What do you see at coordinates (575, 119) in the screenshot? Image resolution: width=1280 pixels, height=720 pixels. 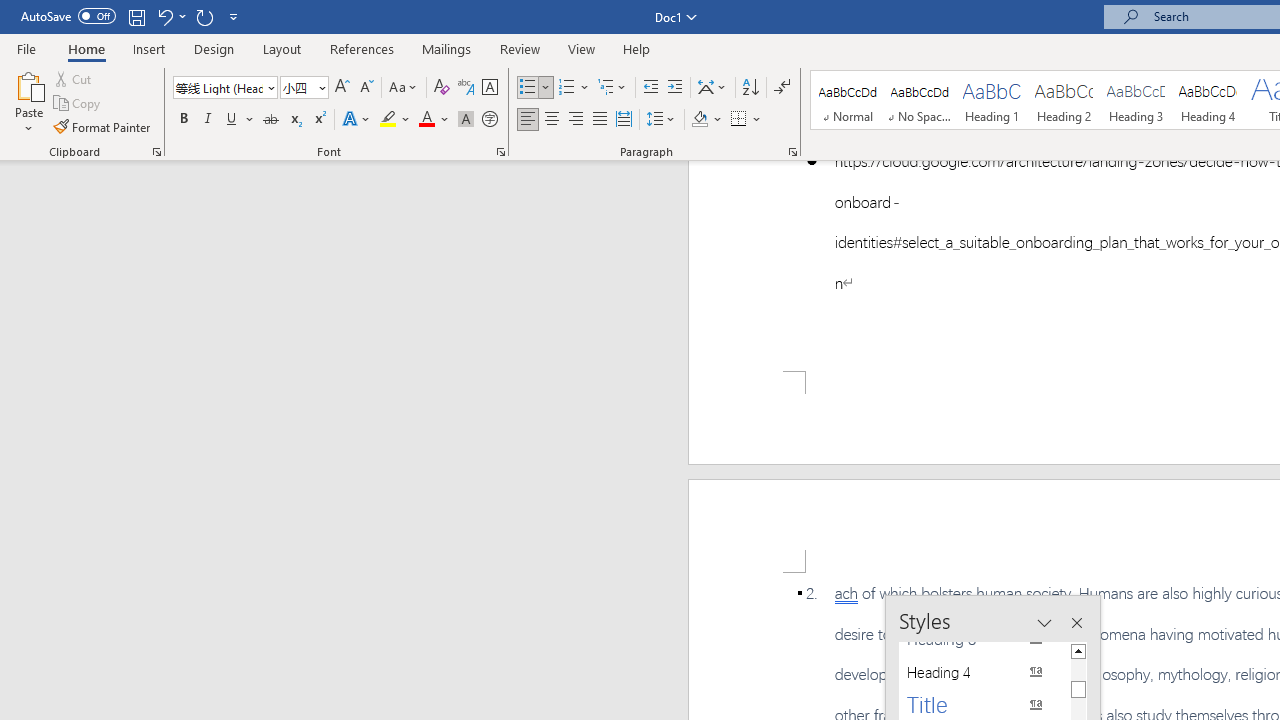 I see `'Align Right'` at bounding box center [575, 119].